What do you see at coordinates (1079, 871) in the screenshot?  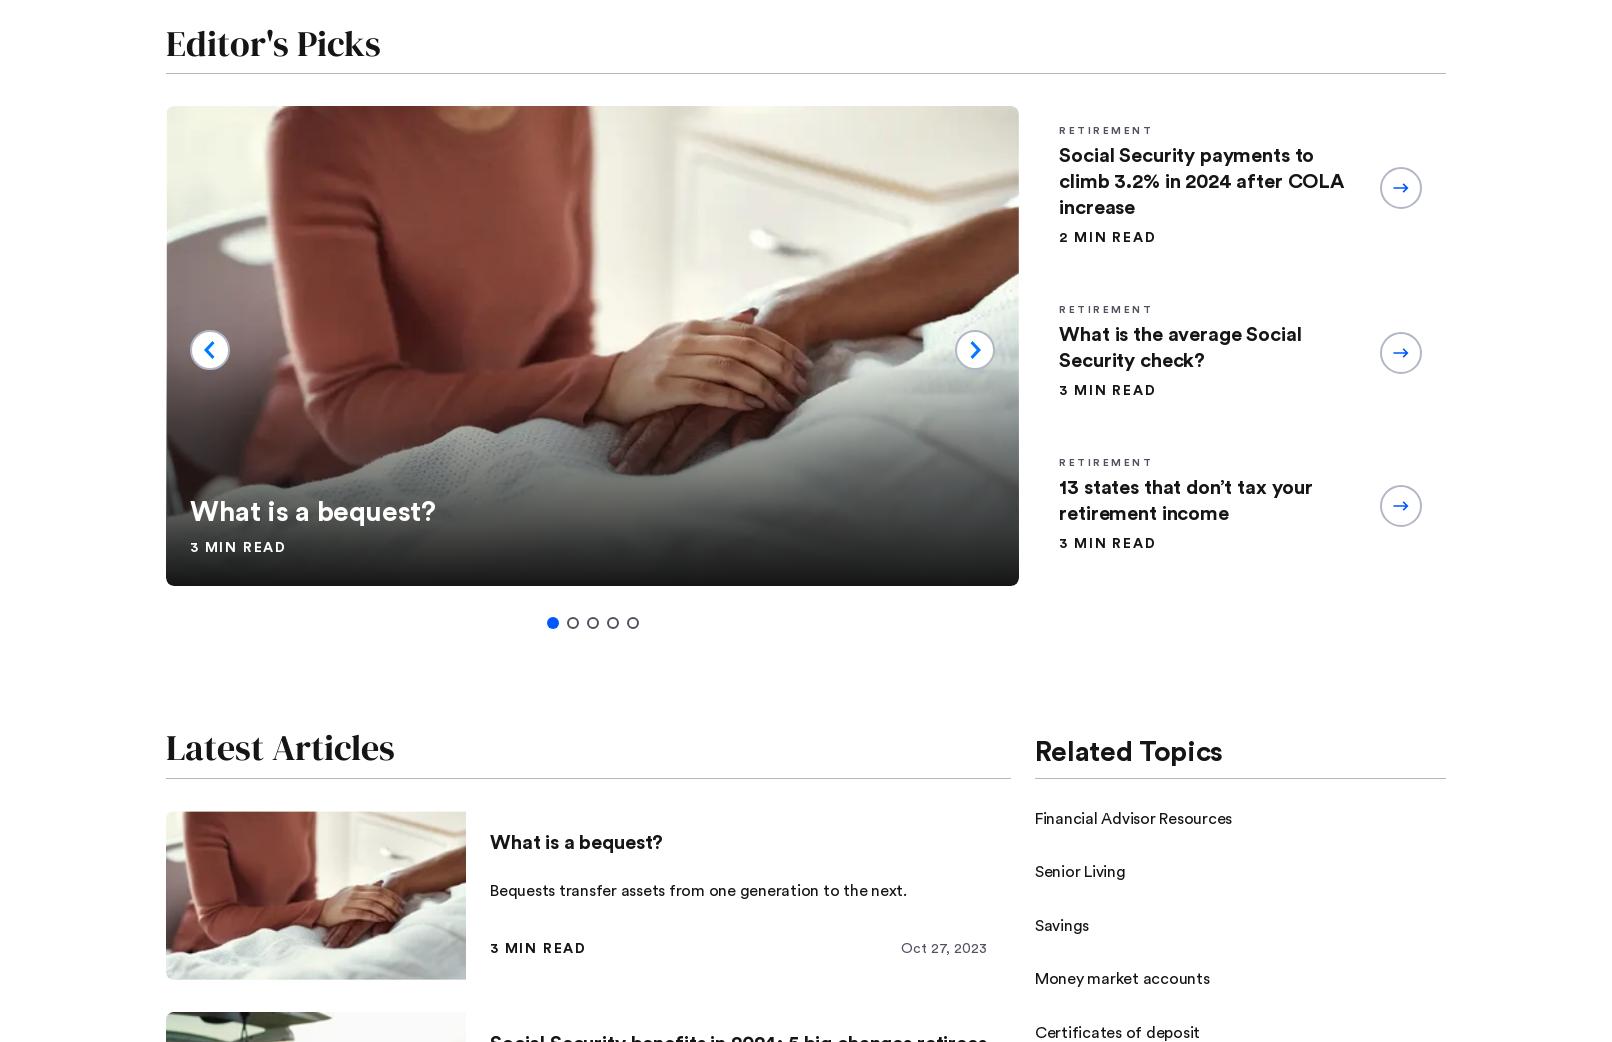 I see `'Senior Living'` at bounding box center [1079, 871].